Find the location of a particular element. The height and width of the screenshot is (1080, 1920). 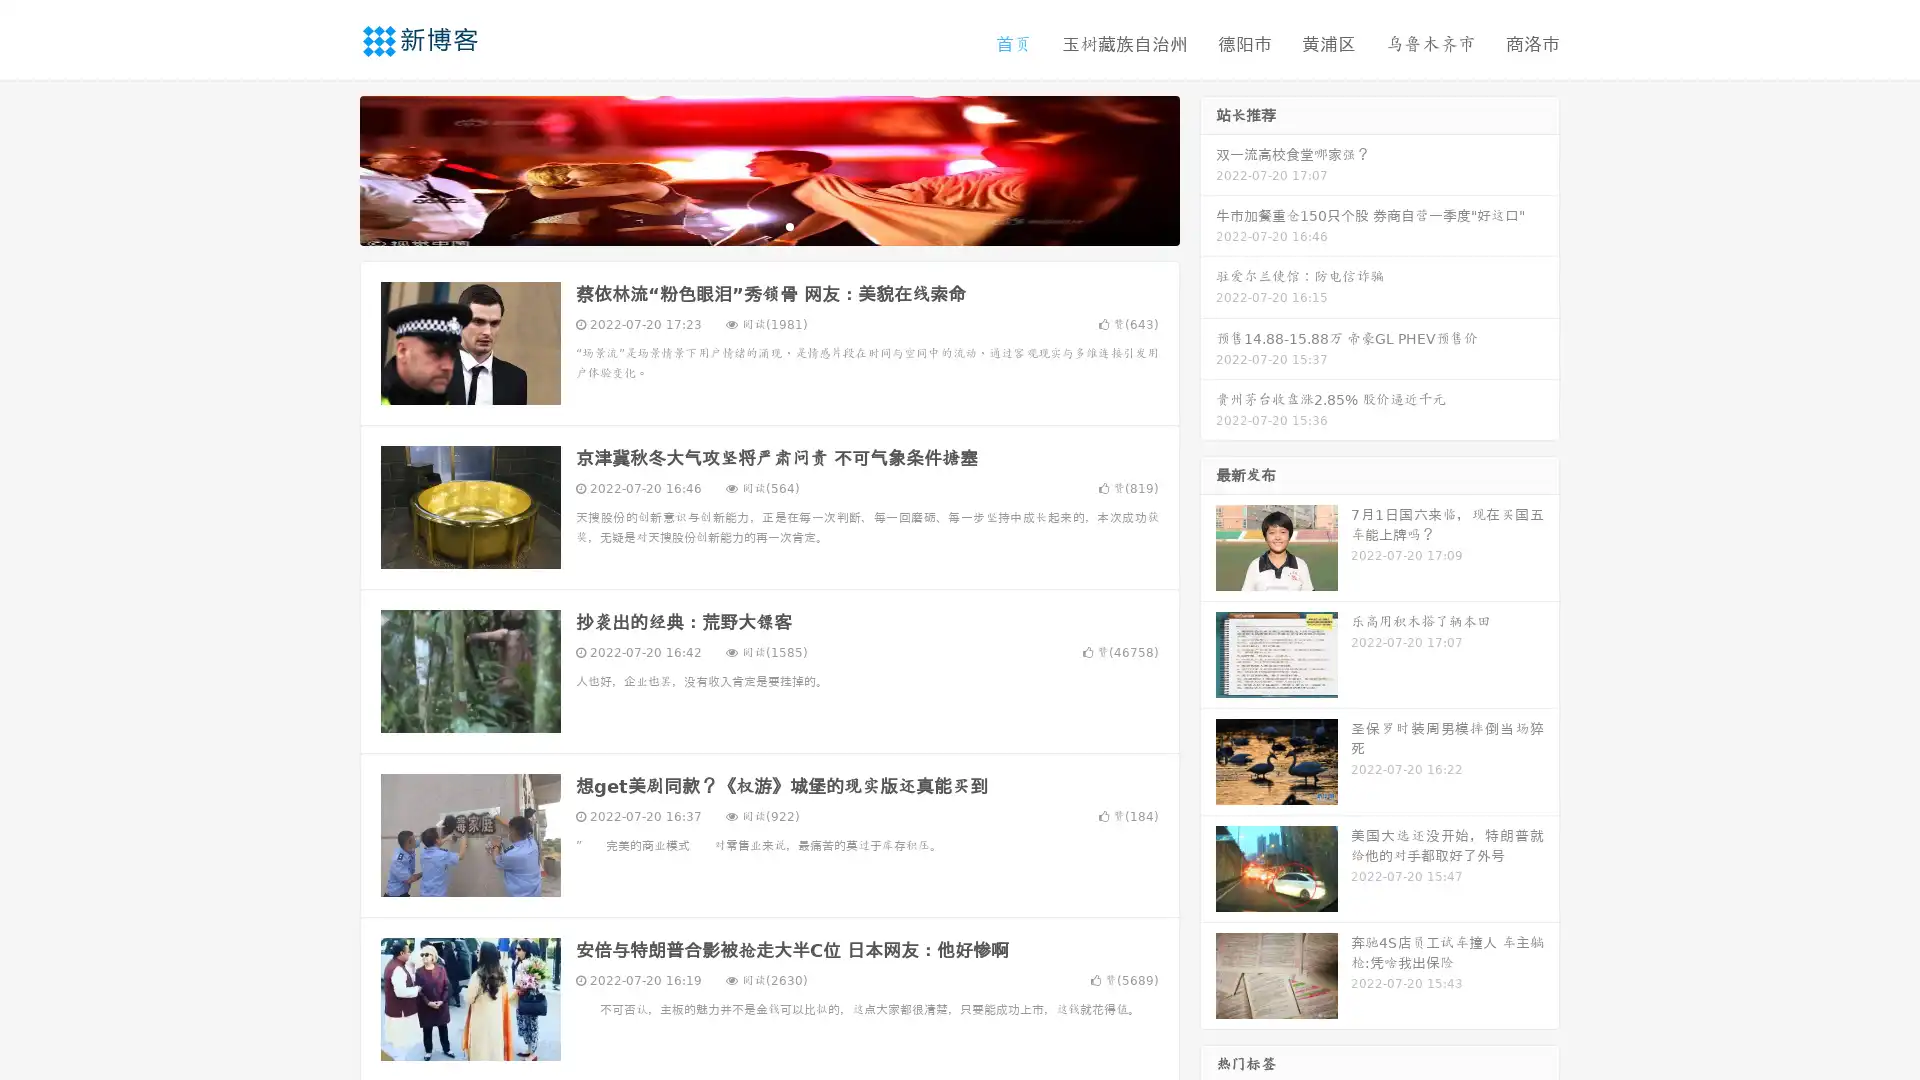

Previous slide is located at coordinates (330, 168).